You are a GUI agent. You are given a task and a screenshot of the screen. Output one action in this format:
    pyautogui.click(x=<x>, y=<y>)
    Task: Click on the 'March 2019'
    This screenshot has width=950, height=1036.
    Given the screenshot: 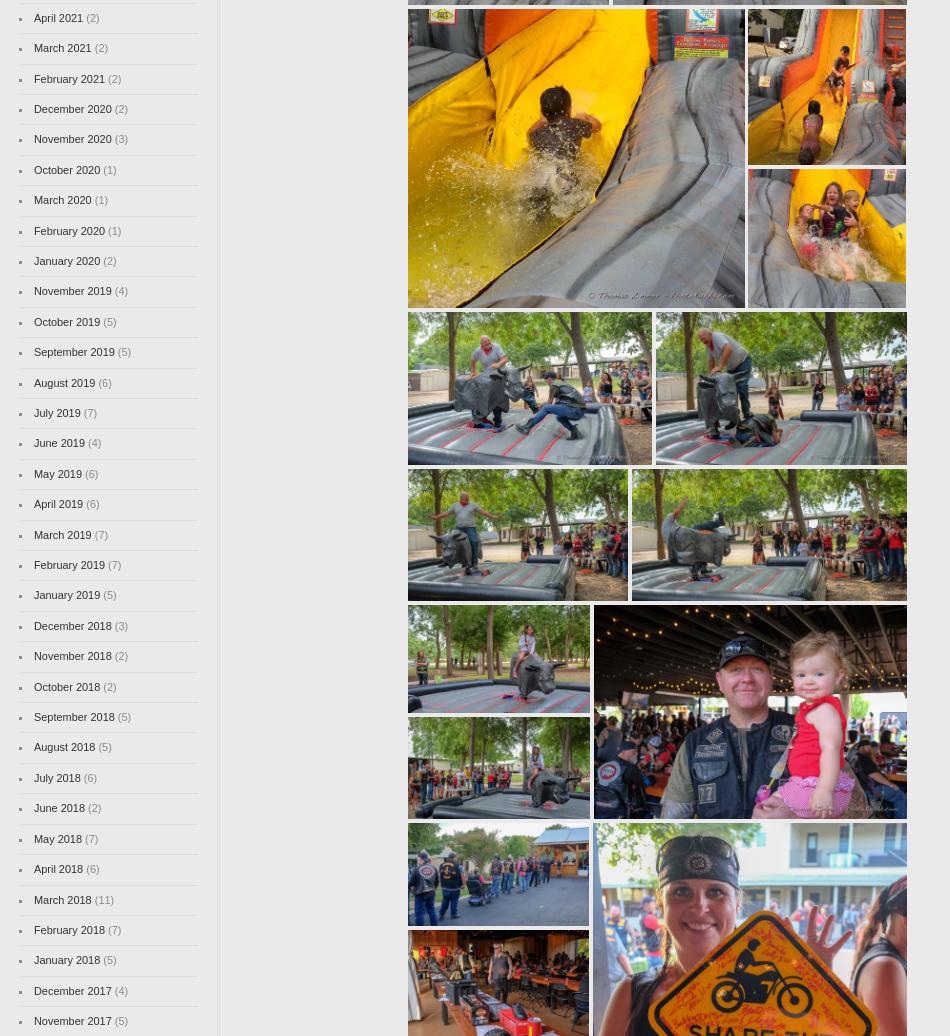 What is the action you would take?
    pyautogui.click(x=62, y=533)
    